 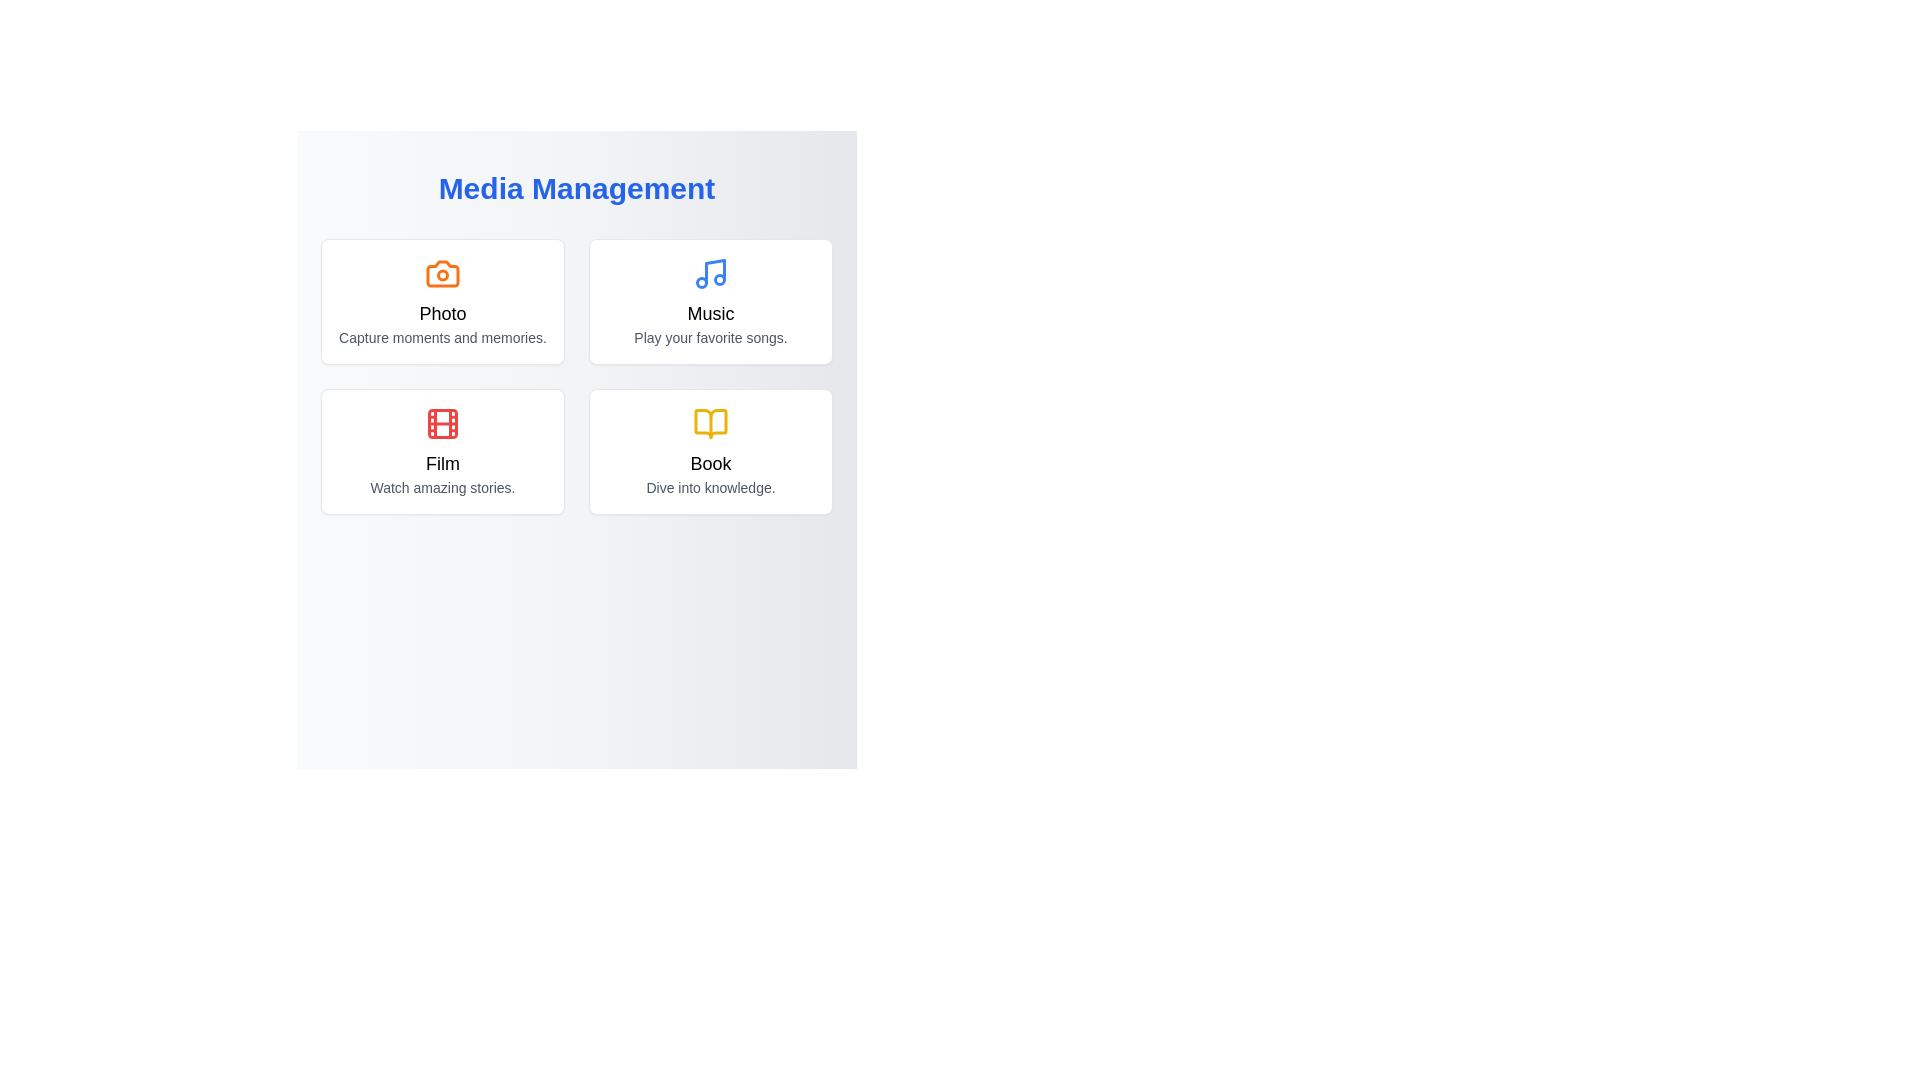 I want to click on the music icon located in the 'Media Management' section, specifically in the second cell of the first row, above the text 'Music', so click(x=710, y=273).